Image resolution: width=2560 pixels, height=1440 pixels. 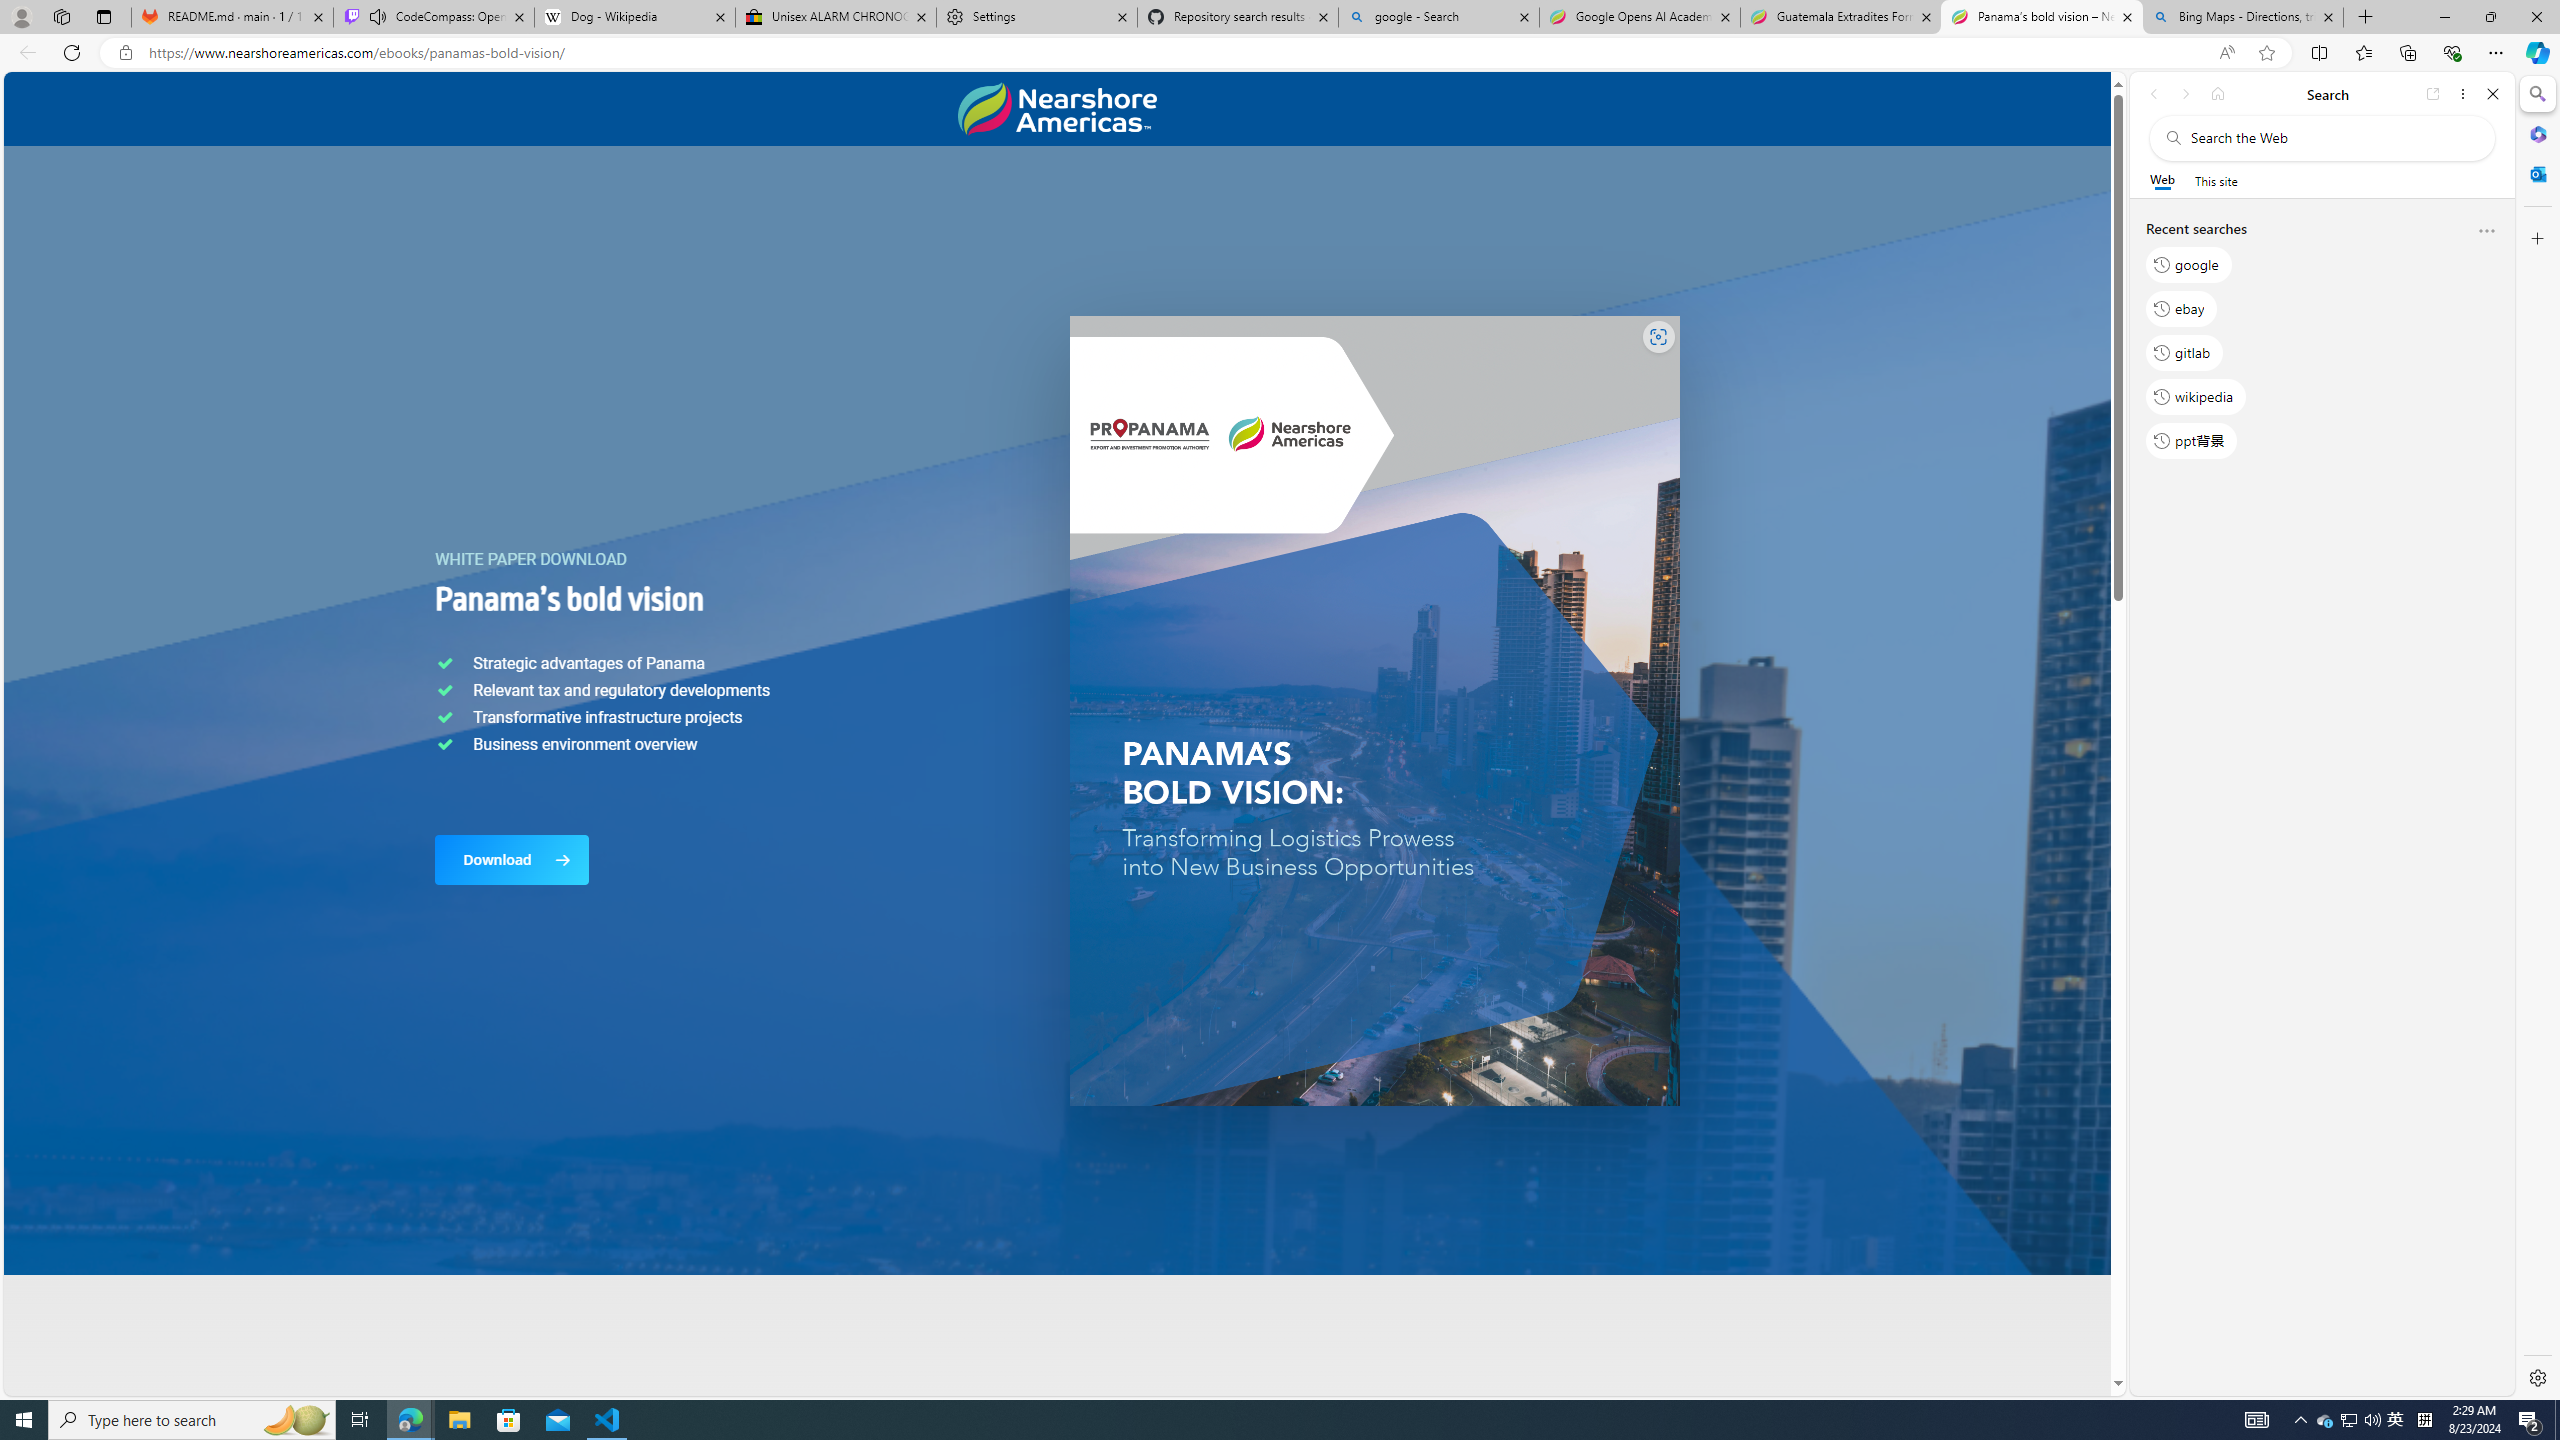 I want to click on 'Google Opens AI Academy for Startups - Nearshore Americas', so click(x=1638, y=16).